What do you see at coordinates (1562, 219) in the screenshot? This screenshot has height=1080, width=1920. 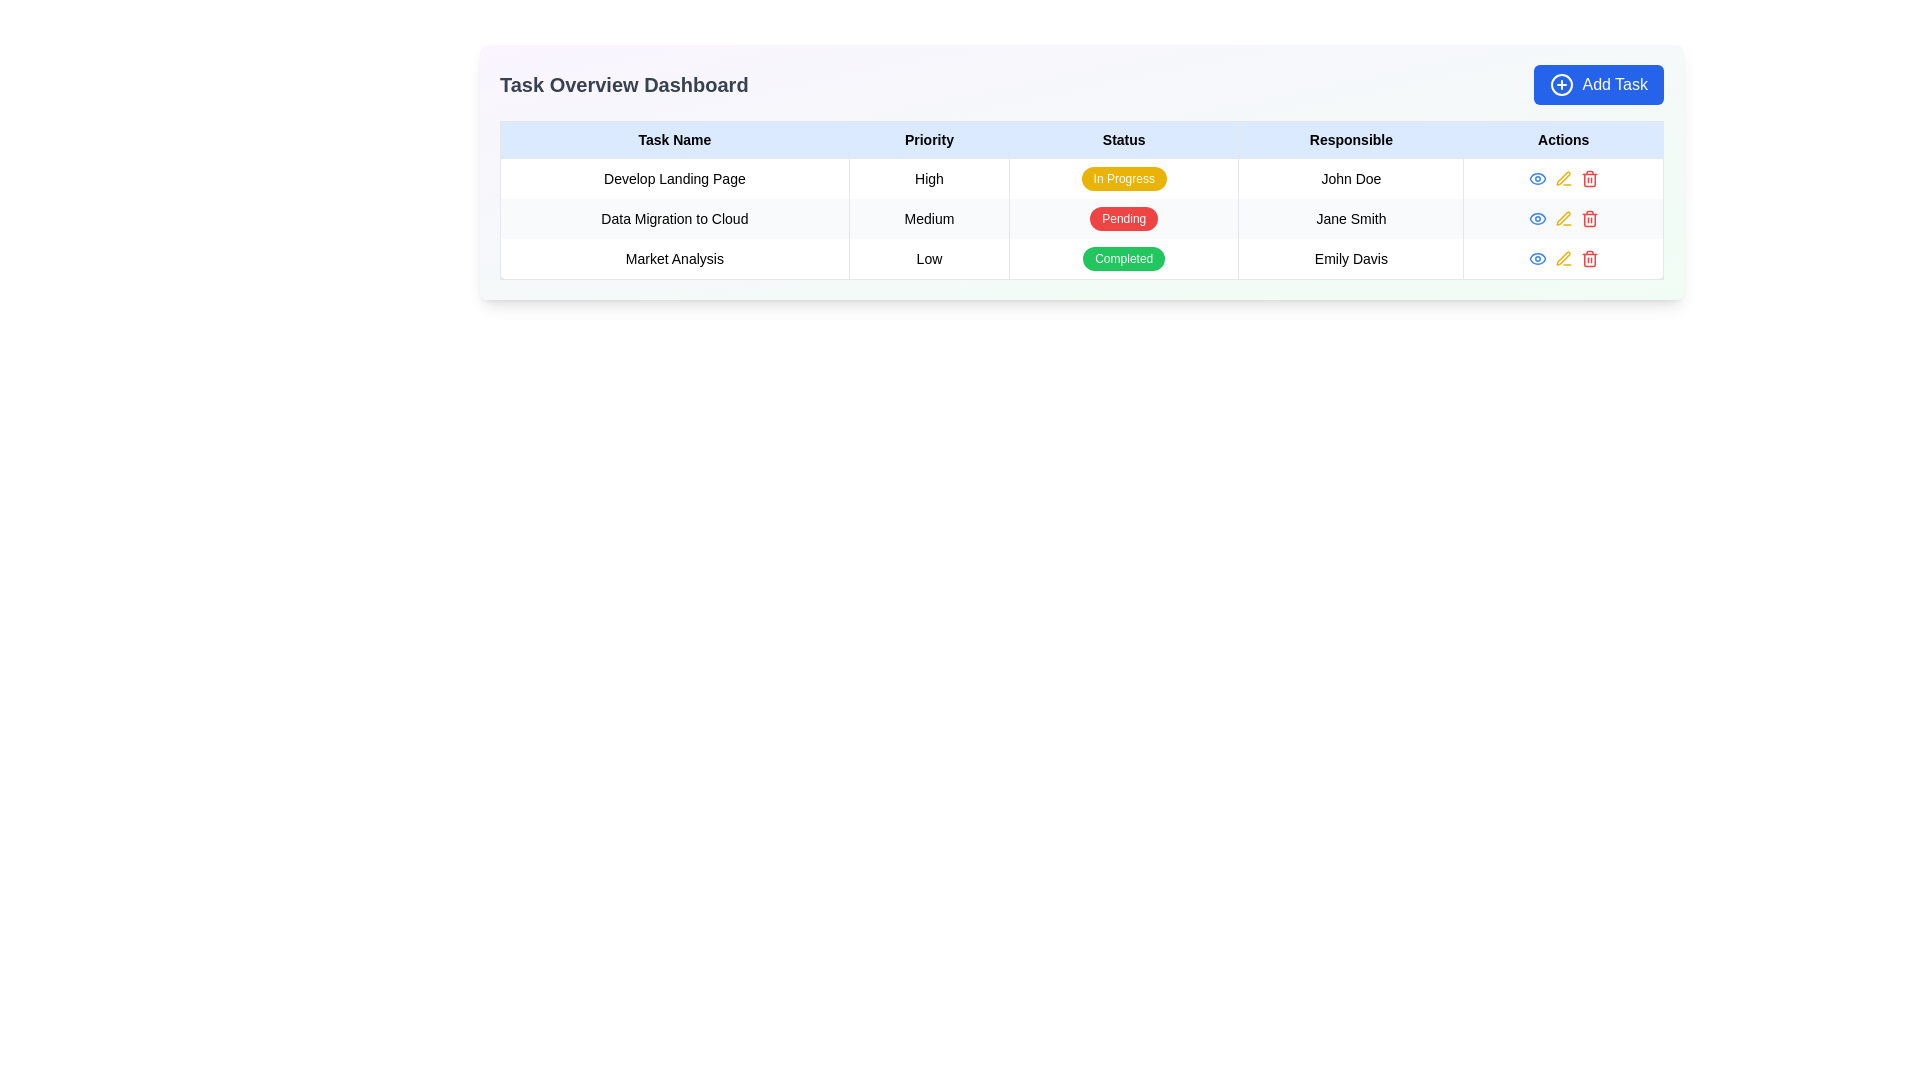 I see `the red trash can icon button in the second row of the table` at bounding box center [1562, 219].